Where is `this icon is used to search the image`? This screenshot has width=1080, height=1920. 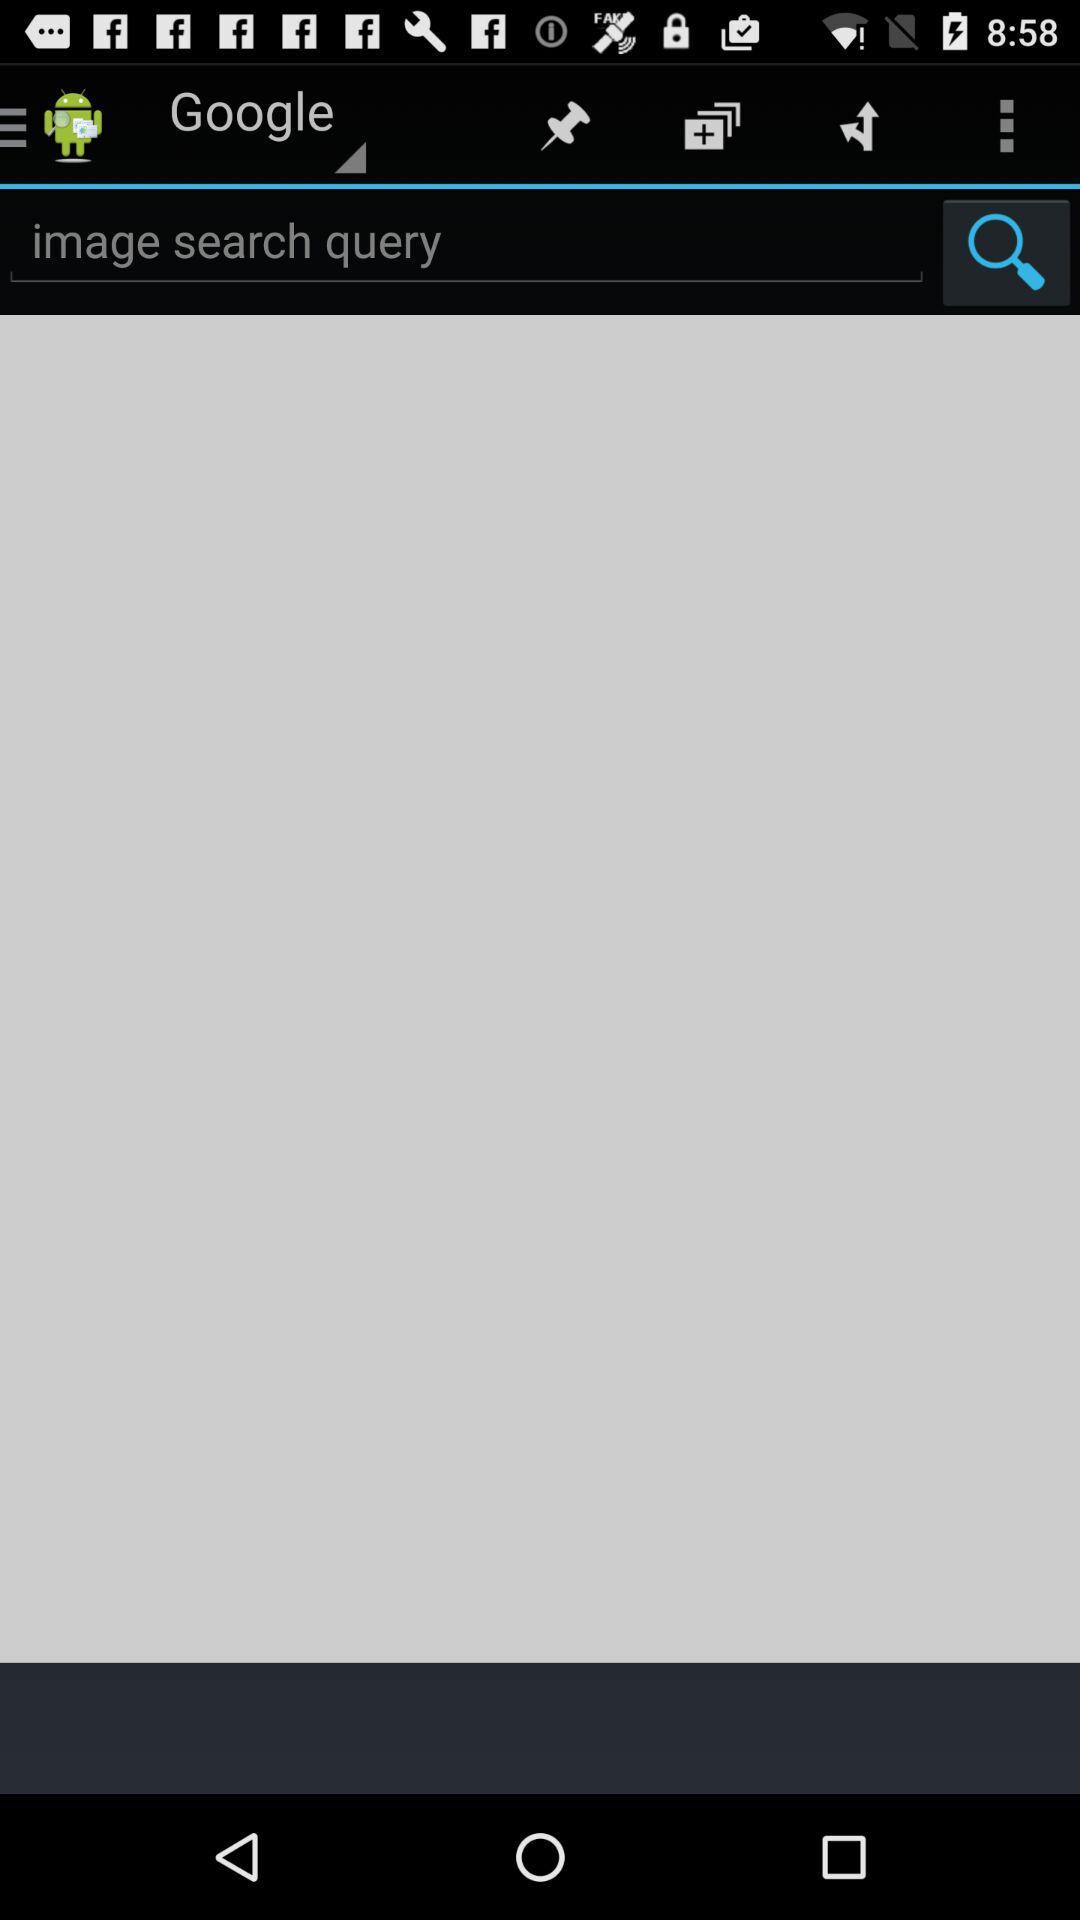
this icon is used to search the image is located at coordinates (1006, 251).